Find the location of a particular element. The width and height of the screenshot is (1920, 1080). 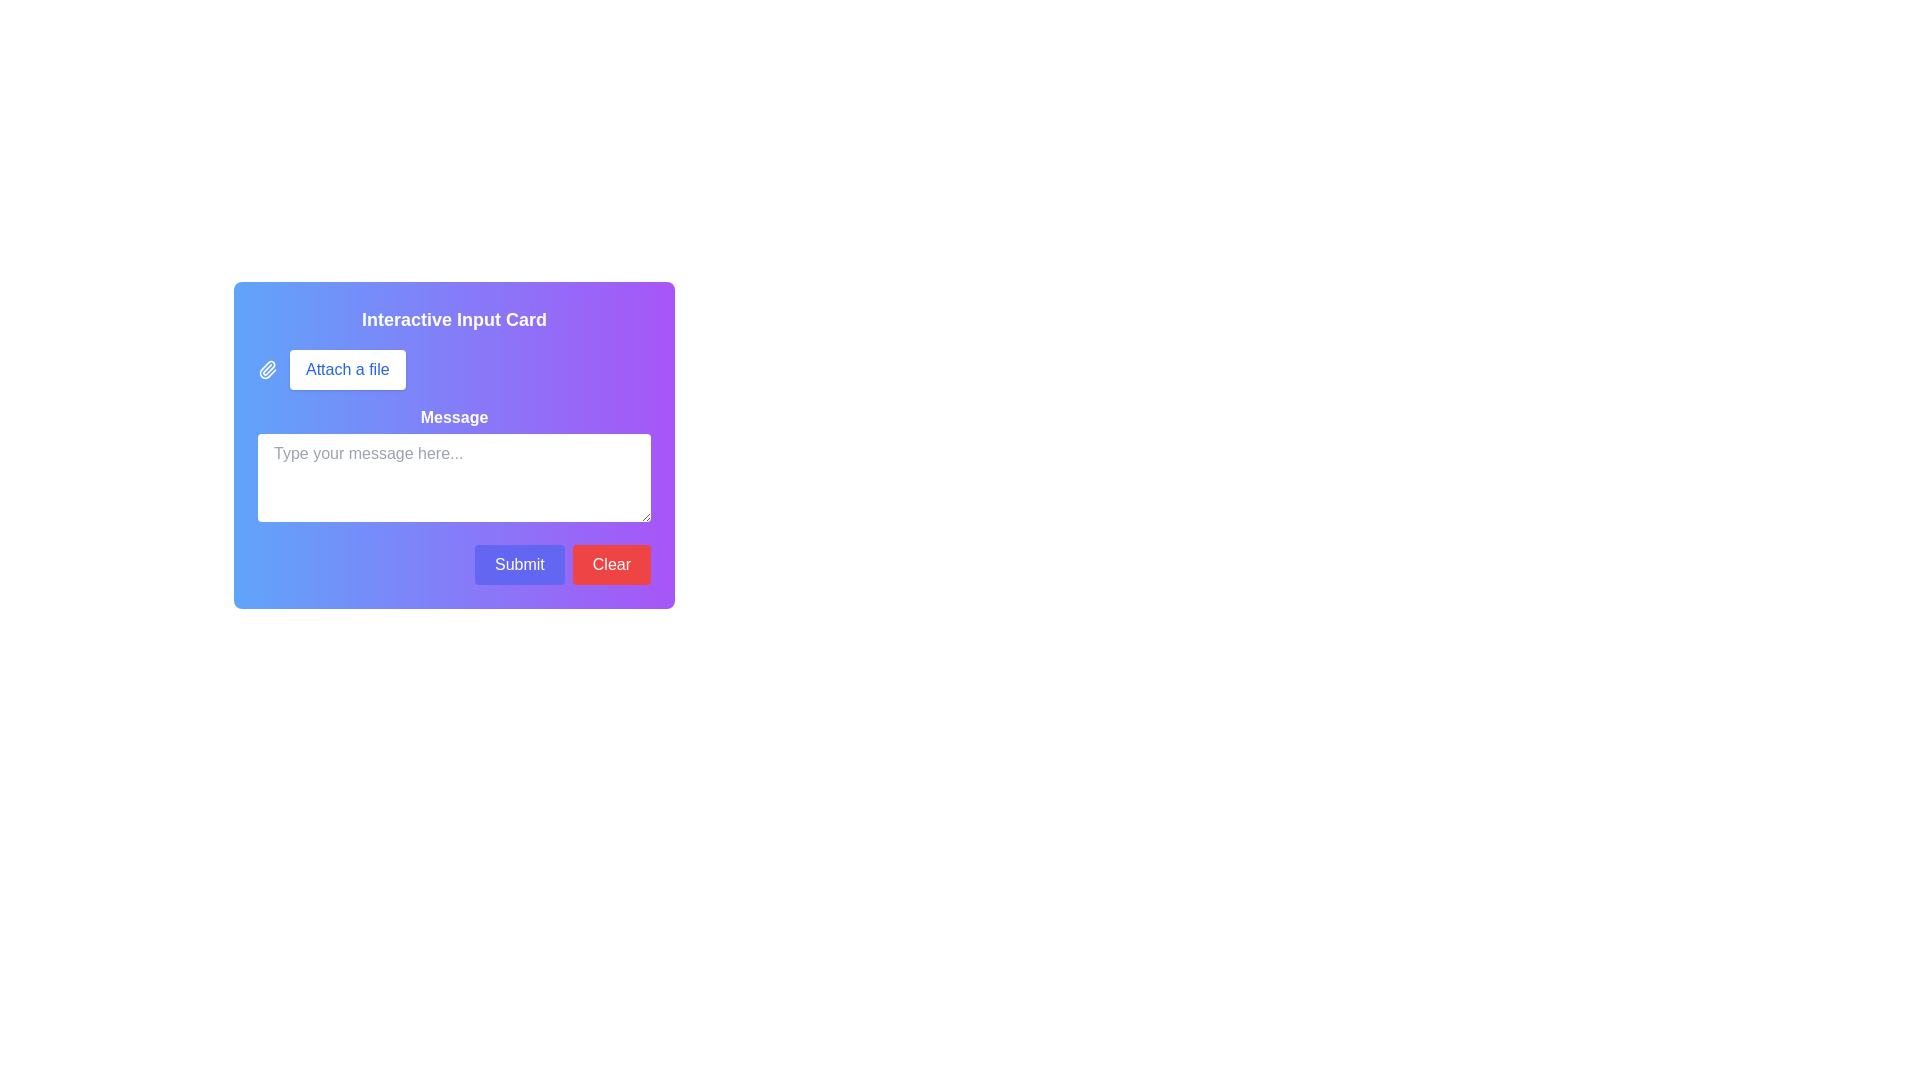

the button located to the right of the paperclip icon, which serves to attach files, to initiate a file selection dialog is located at coordinates (346, 370).